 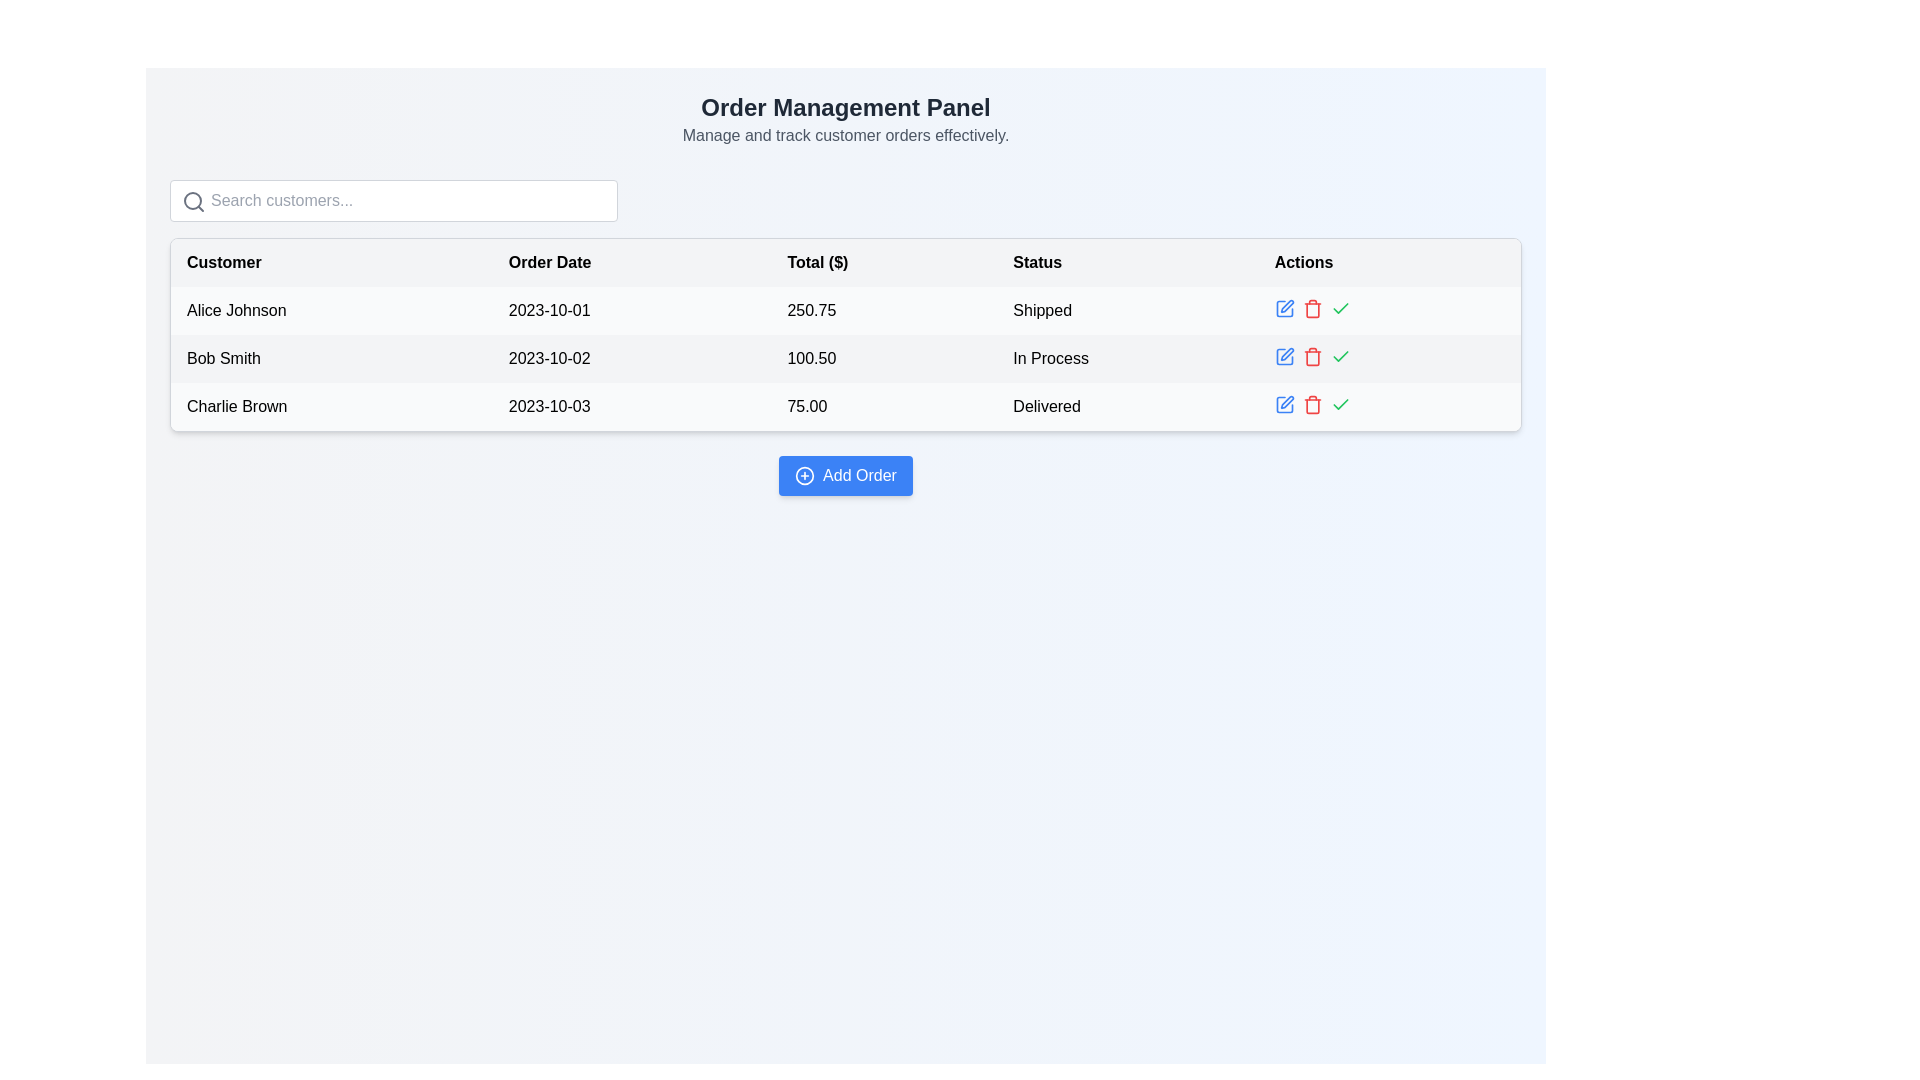 I want to click on the confirmation icon button located in the third row under the 'Actions' column of the table to confirm an action, so click(x=1340, y=356).